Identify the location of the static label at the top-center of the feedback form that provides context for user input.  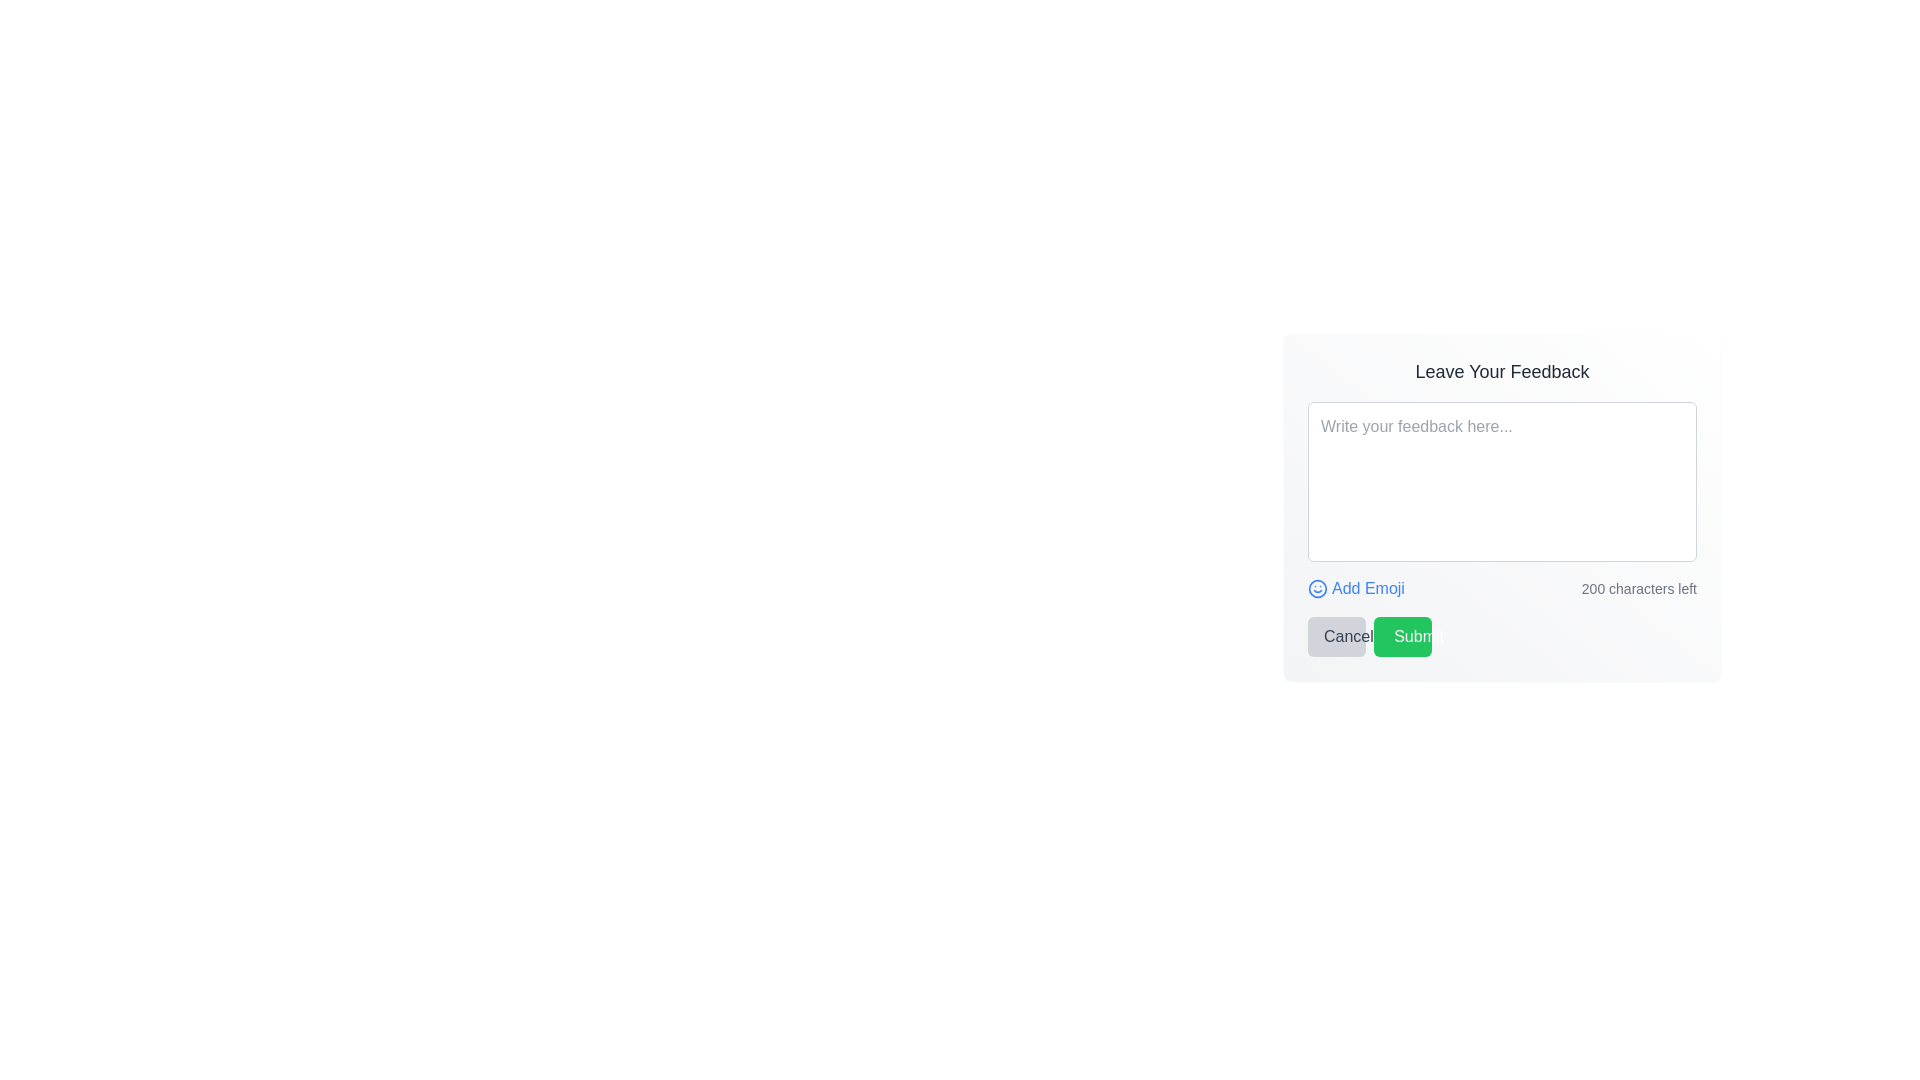
(1502, 371).